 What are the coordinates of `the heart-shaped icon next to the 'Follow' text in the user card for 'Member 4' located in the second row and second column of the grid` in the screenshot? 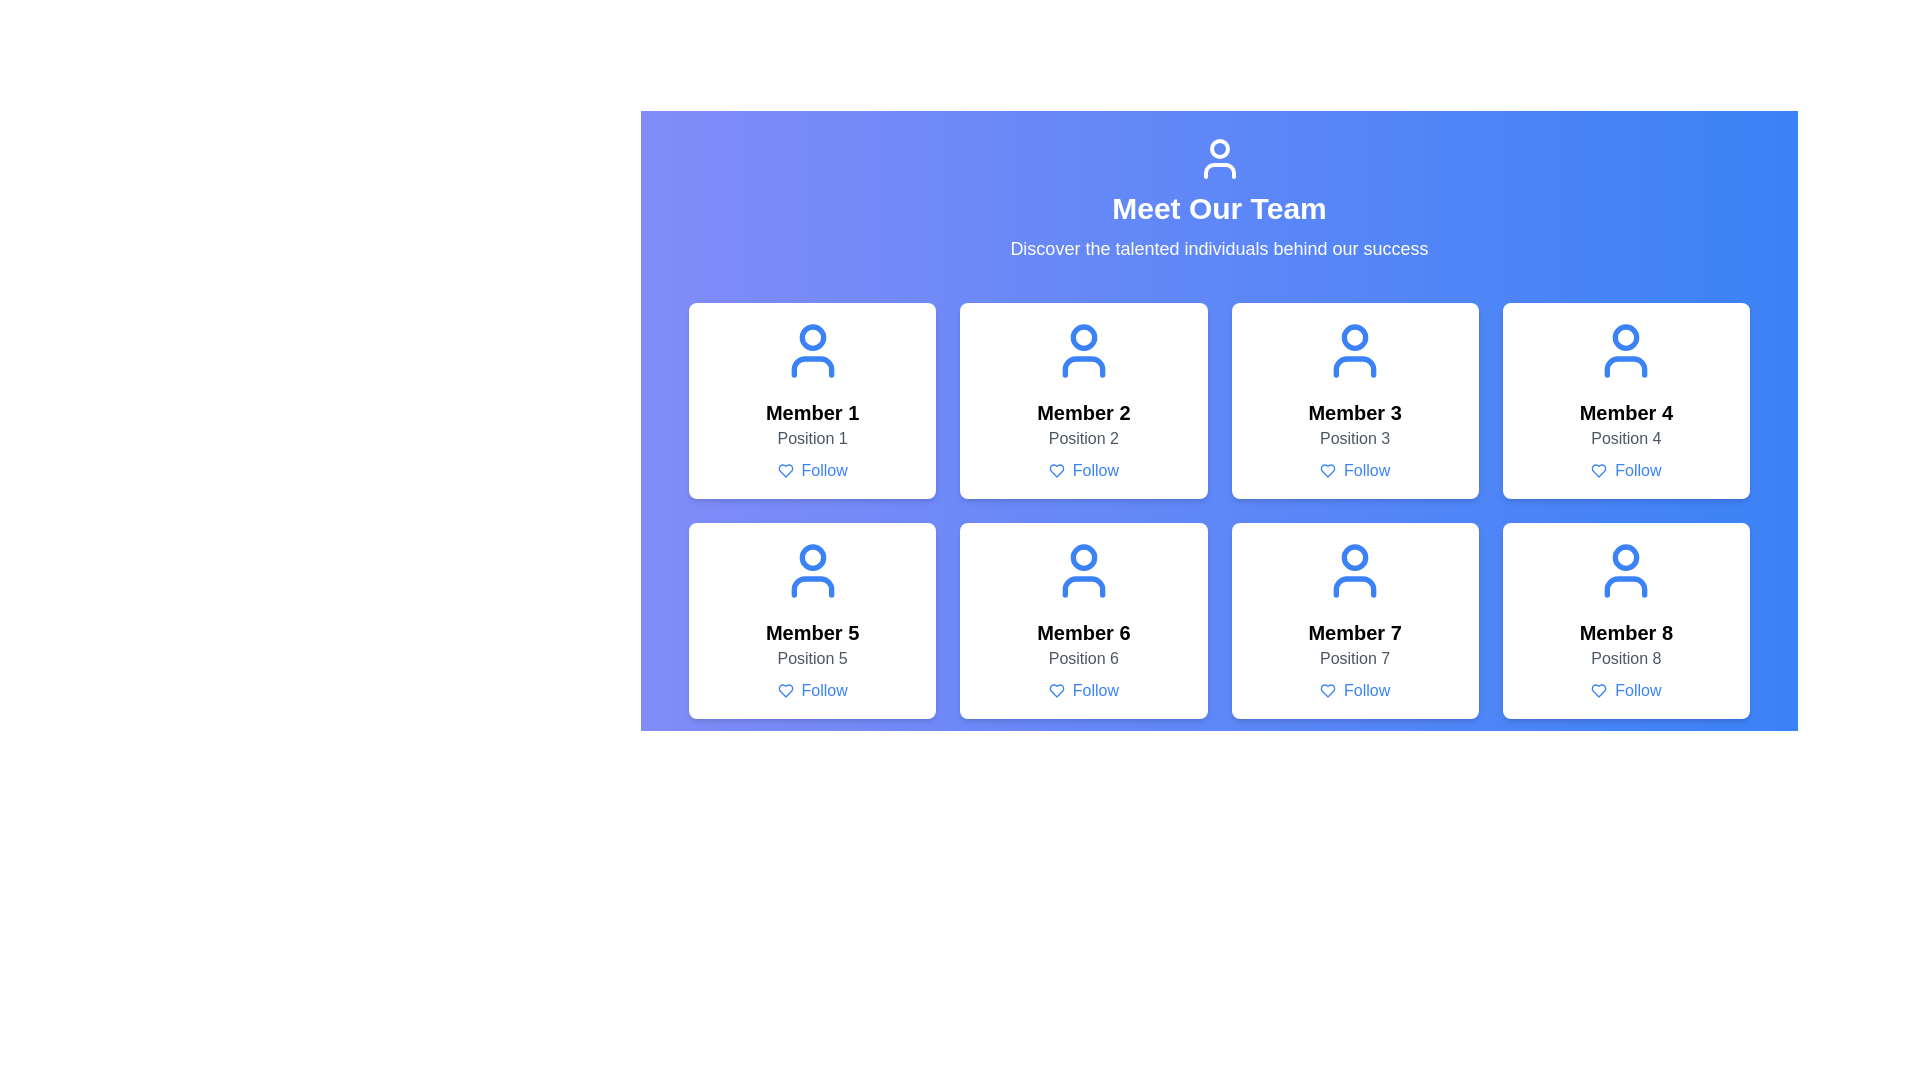 It's located at (1598, 470).